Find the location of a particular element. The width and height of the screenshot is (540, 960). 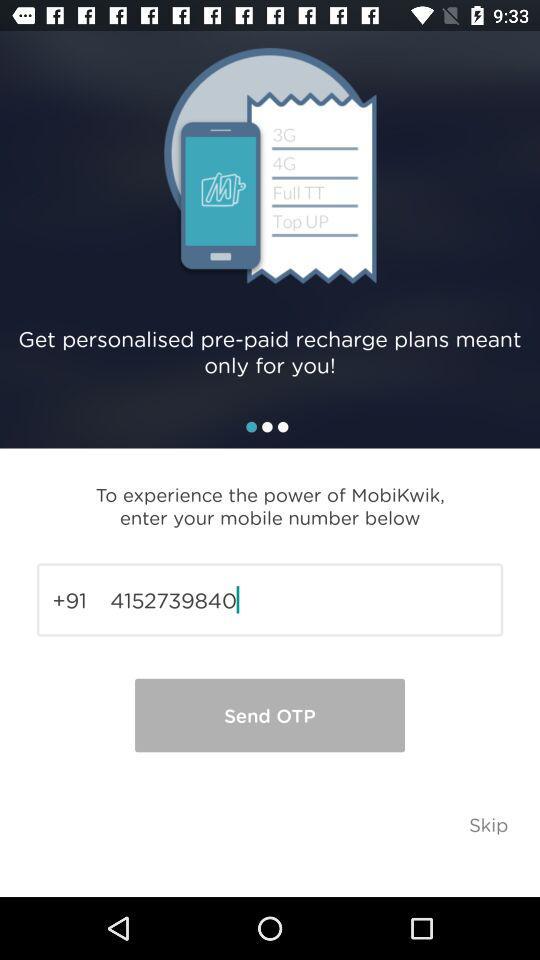

the icon below the 4152739840 item is located at coordinates (487, 824).